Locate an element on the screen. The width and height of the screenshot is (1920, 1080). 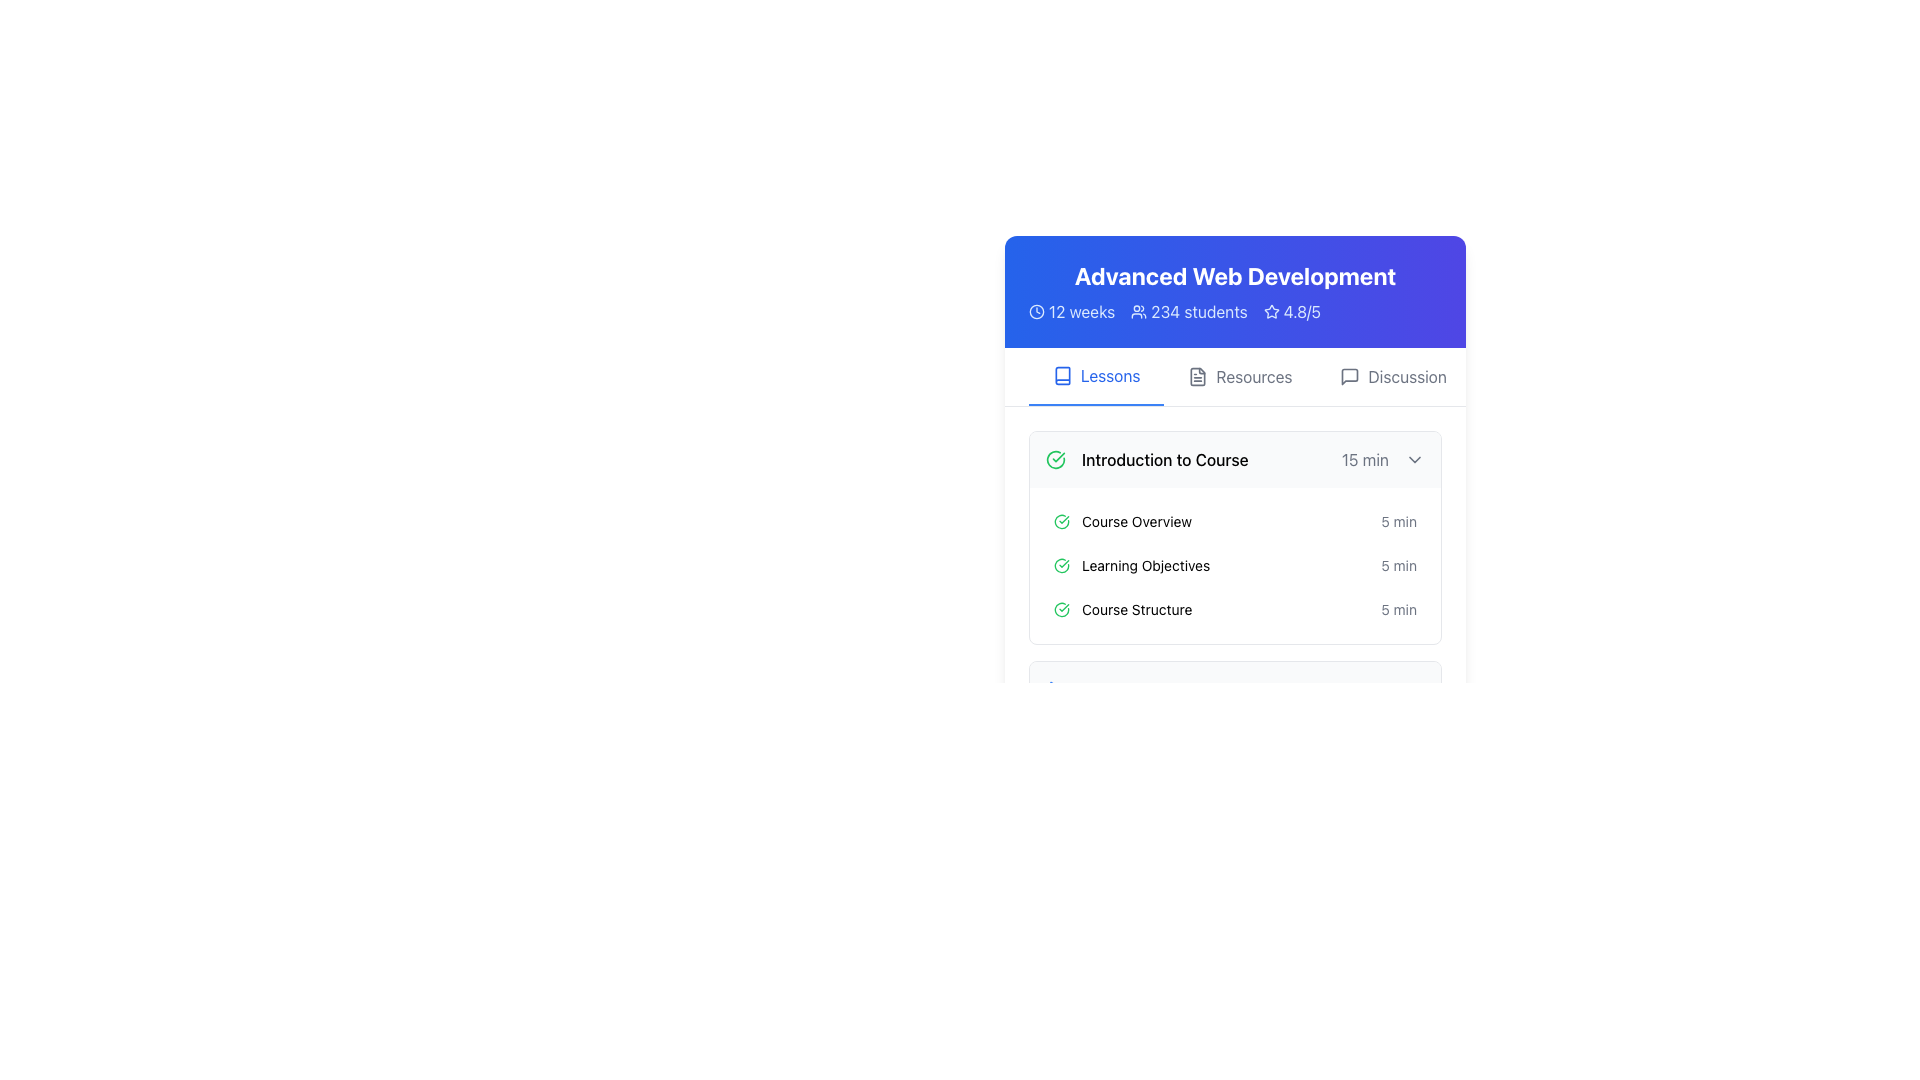
the Informational display section that serves as a summary header for course details, positioned above the navigation tabs is located at coordinates (1234, 292).